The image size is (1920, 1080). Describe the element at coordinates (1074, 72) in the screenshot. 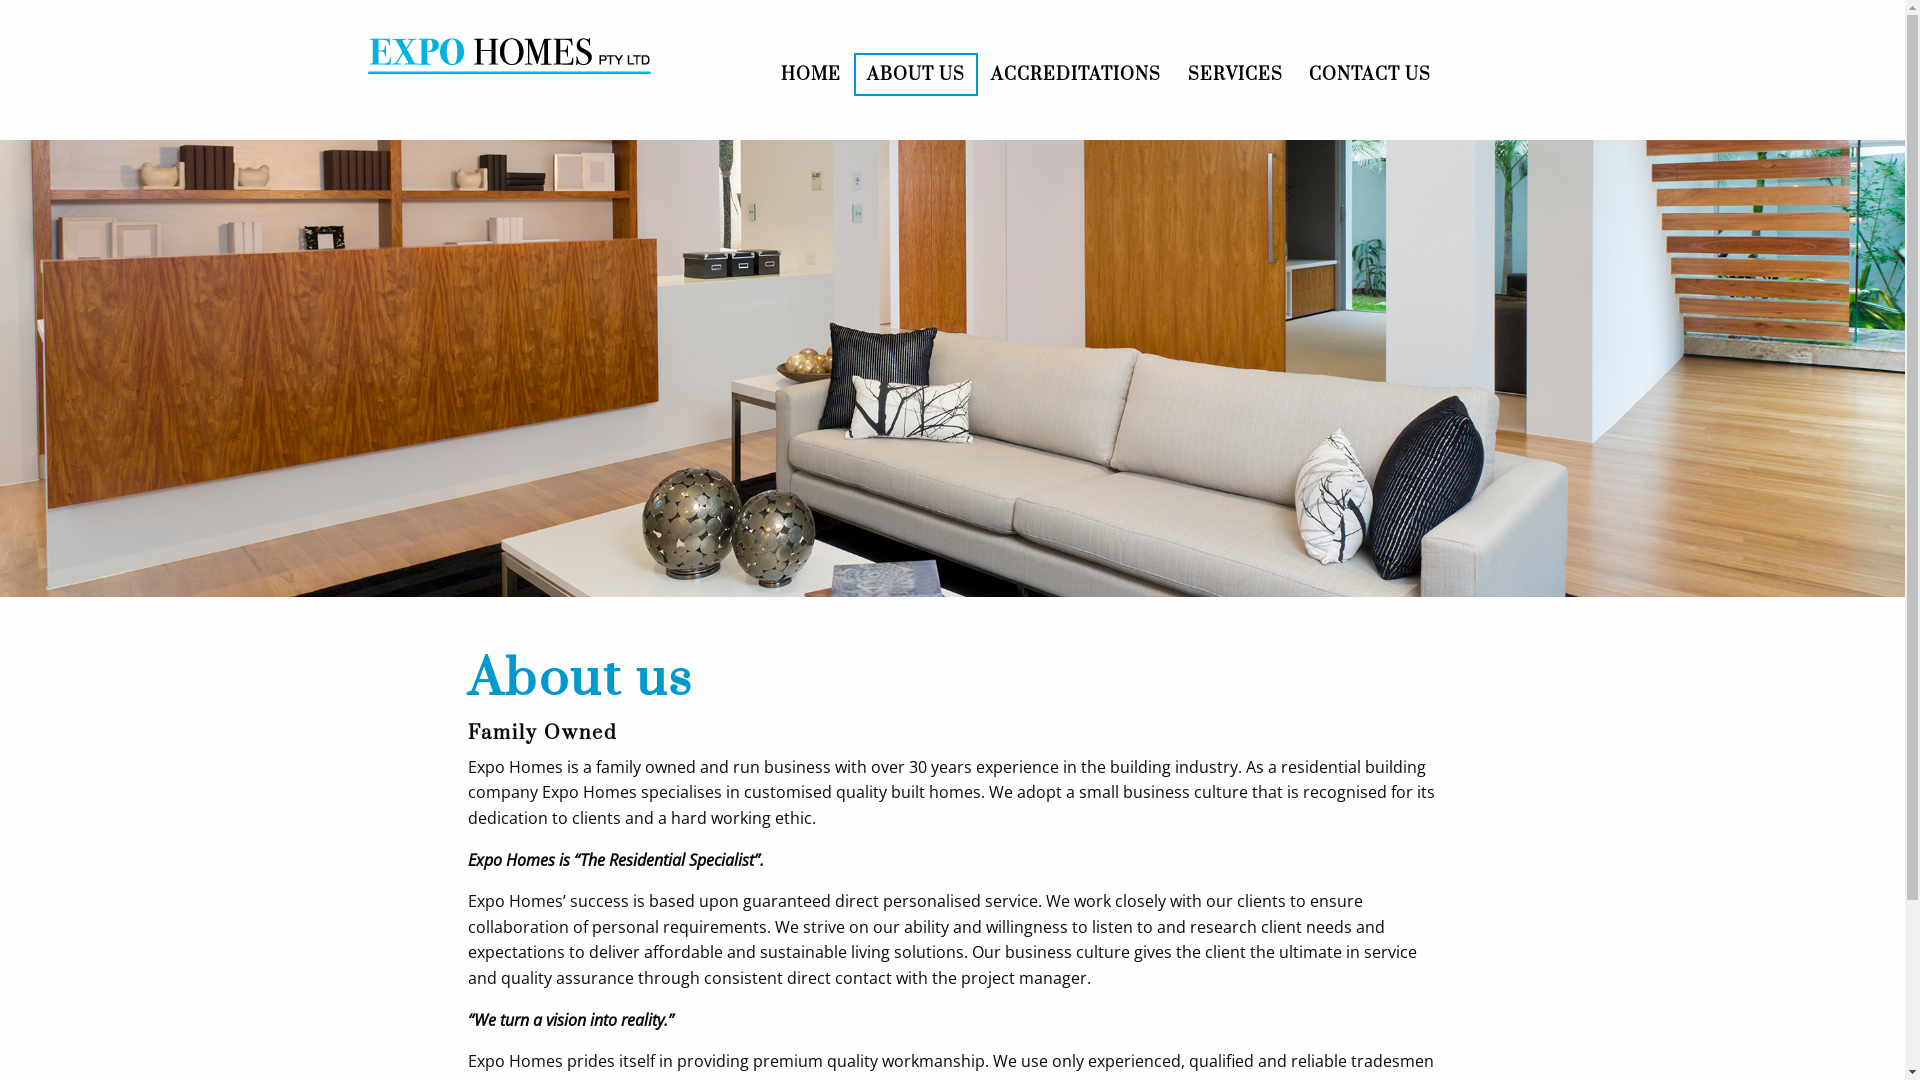

I see `'ACCREDITATIONS'` at that location.